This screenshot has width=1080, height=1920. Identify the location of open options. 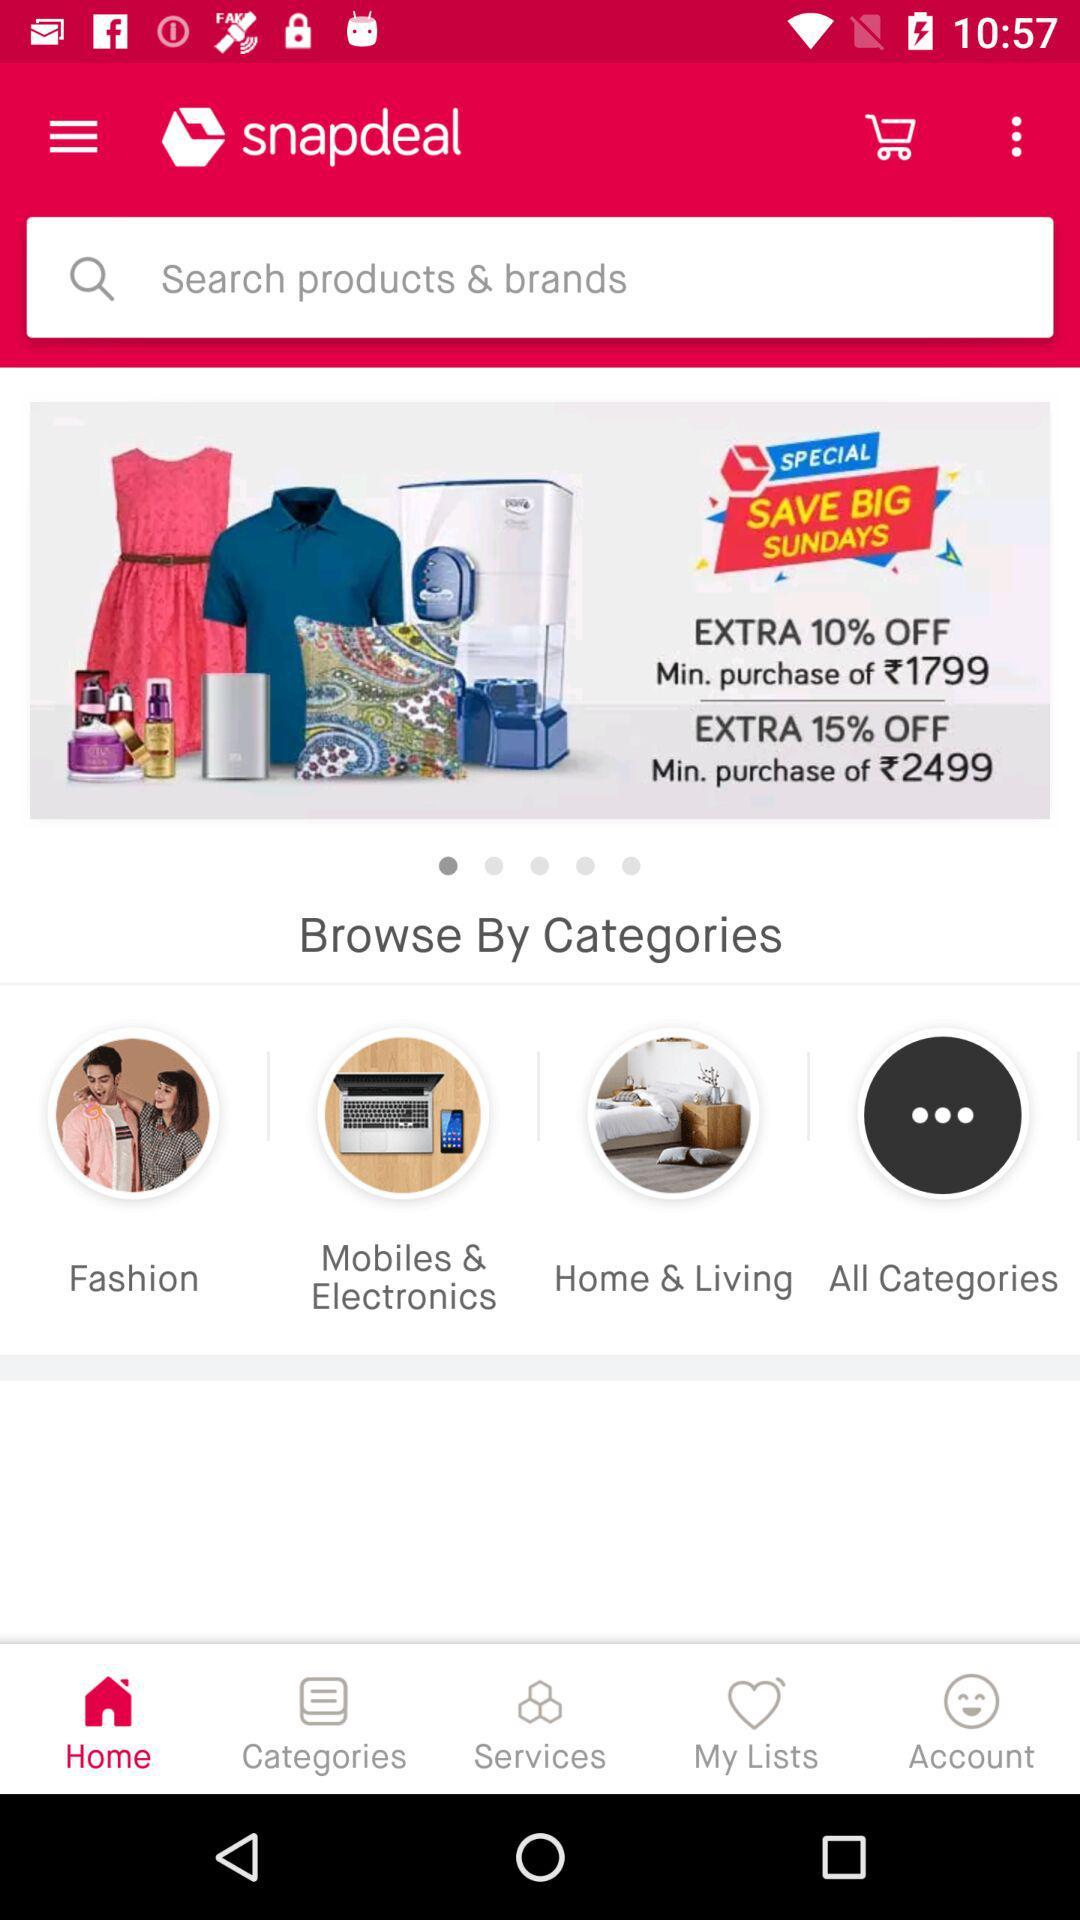
(72, 135).